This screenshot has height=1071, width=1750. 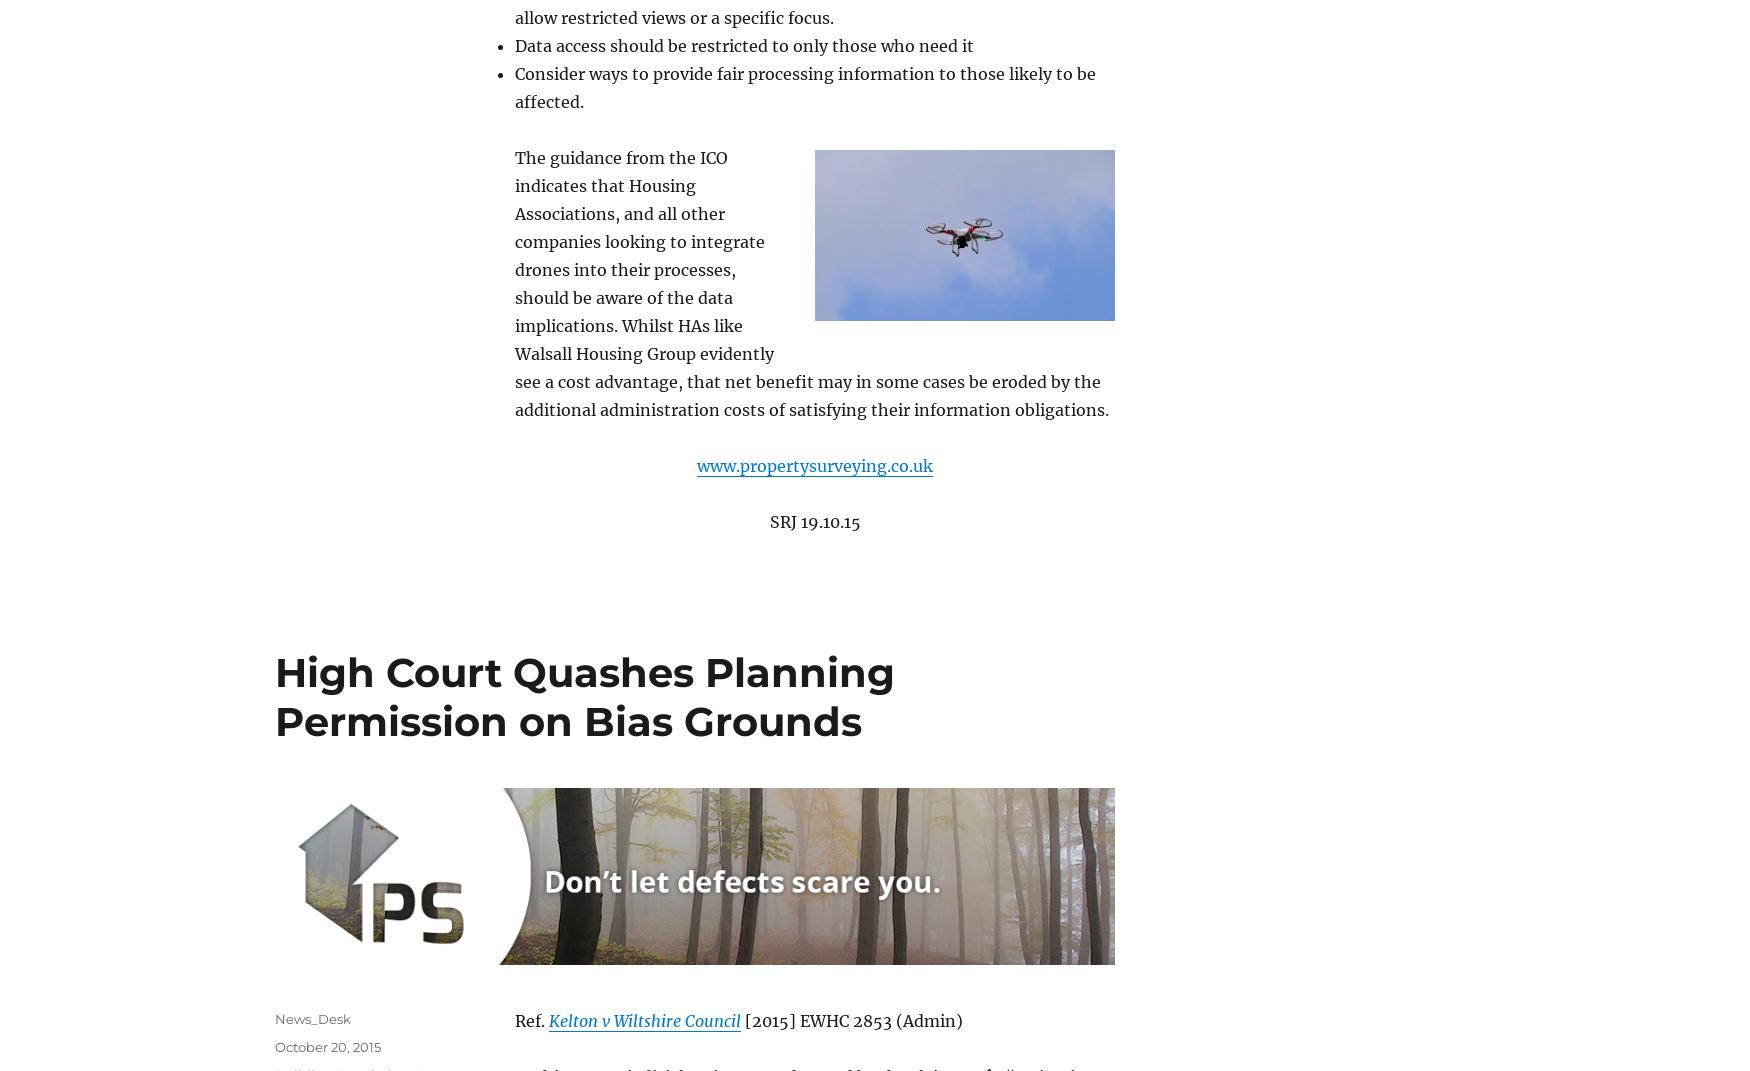 I want to click on '[2015] EWHC 2853 (Admin)', so click(x=852, y=1020).